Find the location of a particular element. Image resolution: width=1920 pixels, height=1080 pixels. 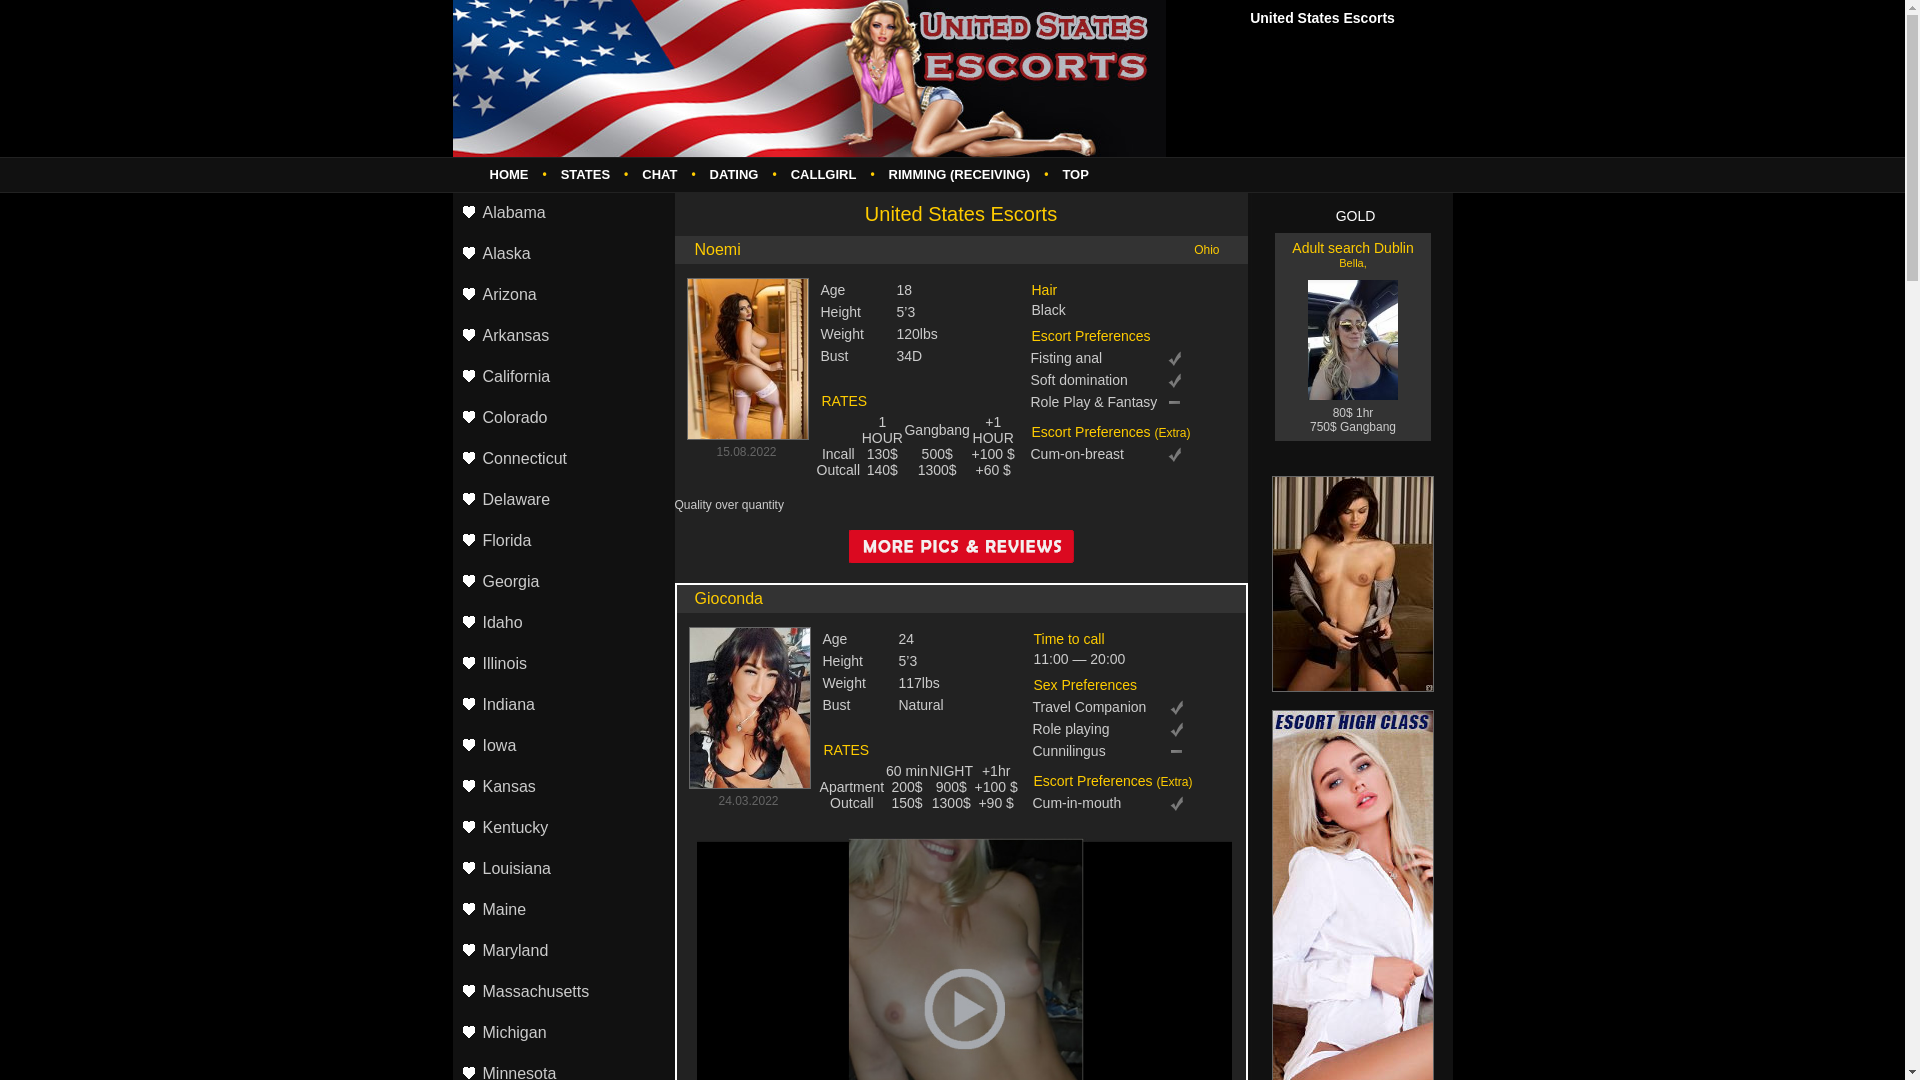

'DATING' is located at coordinates (733, 173).